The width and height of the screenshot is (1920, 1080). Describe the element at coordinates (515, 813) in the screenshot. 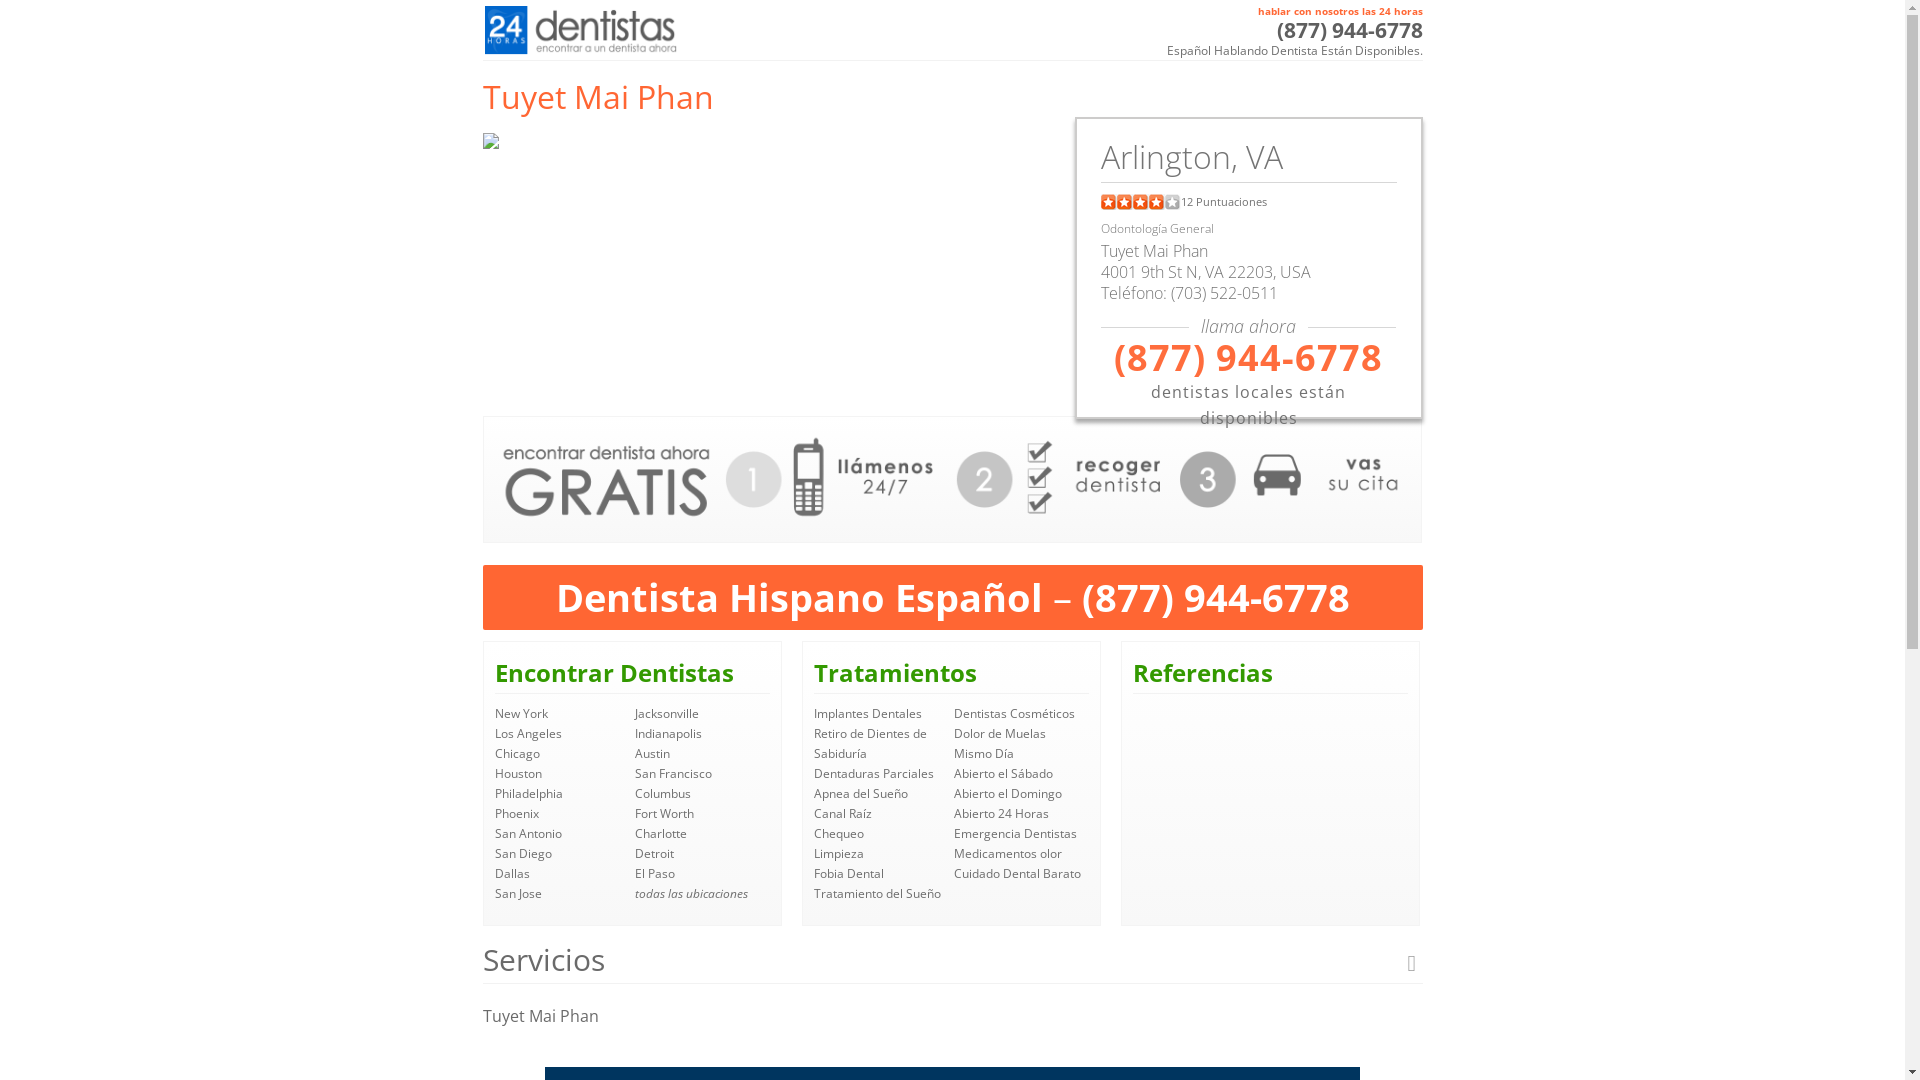

I see `'Phoenix'` at that location.